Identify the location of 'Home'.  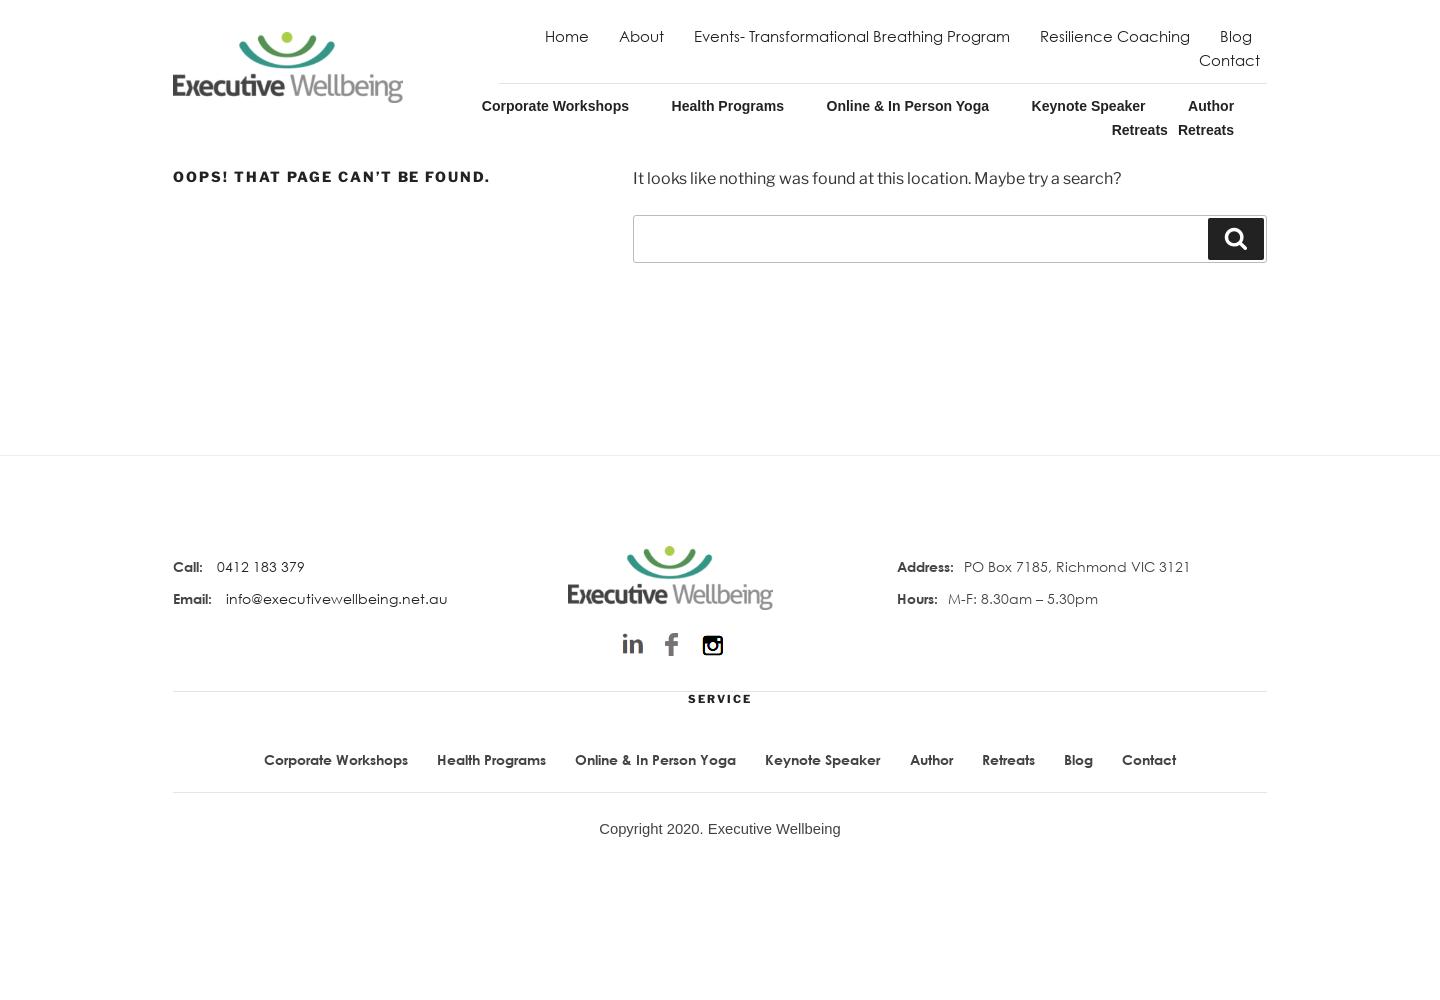
(566, 36).